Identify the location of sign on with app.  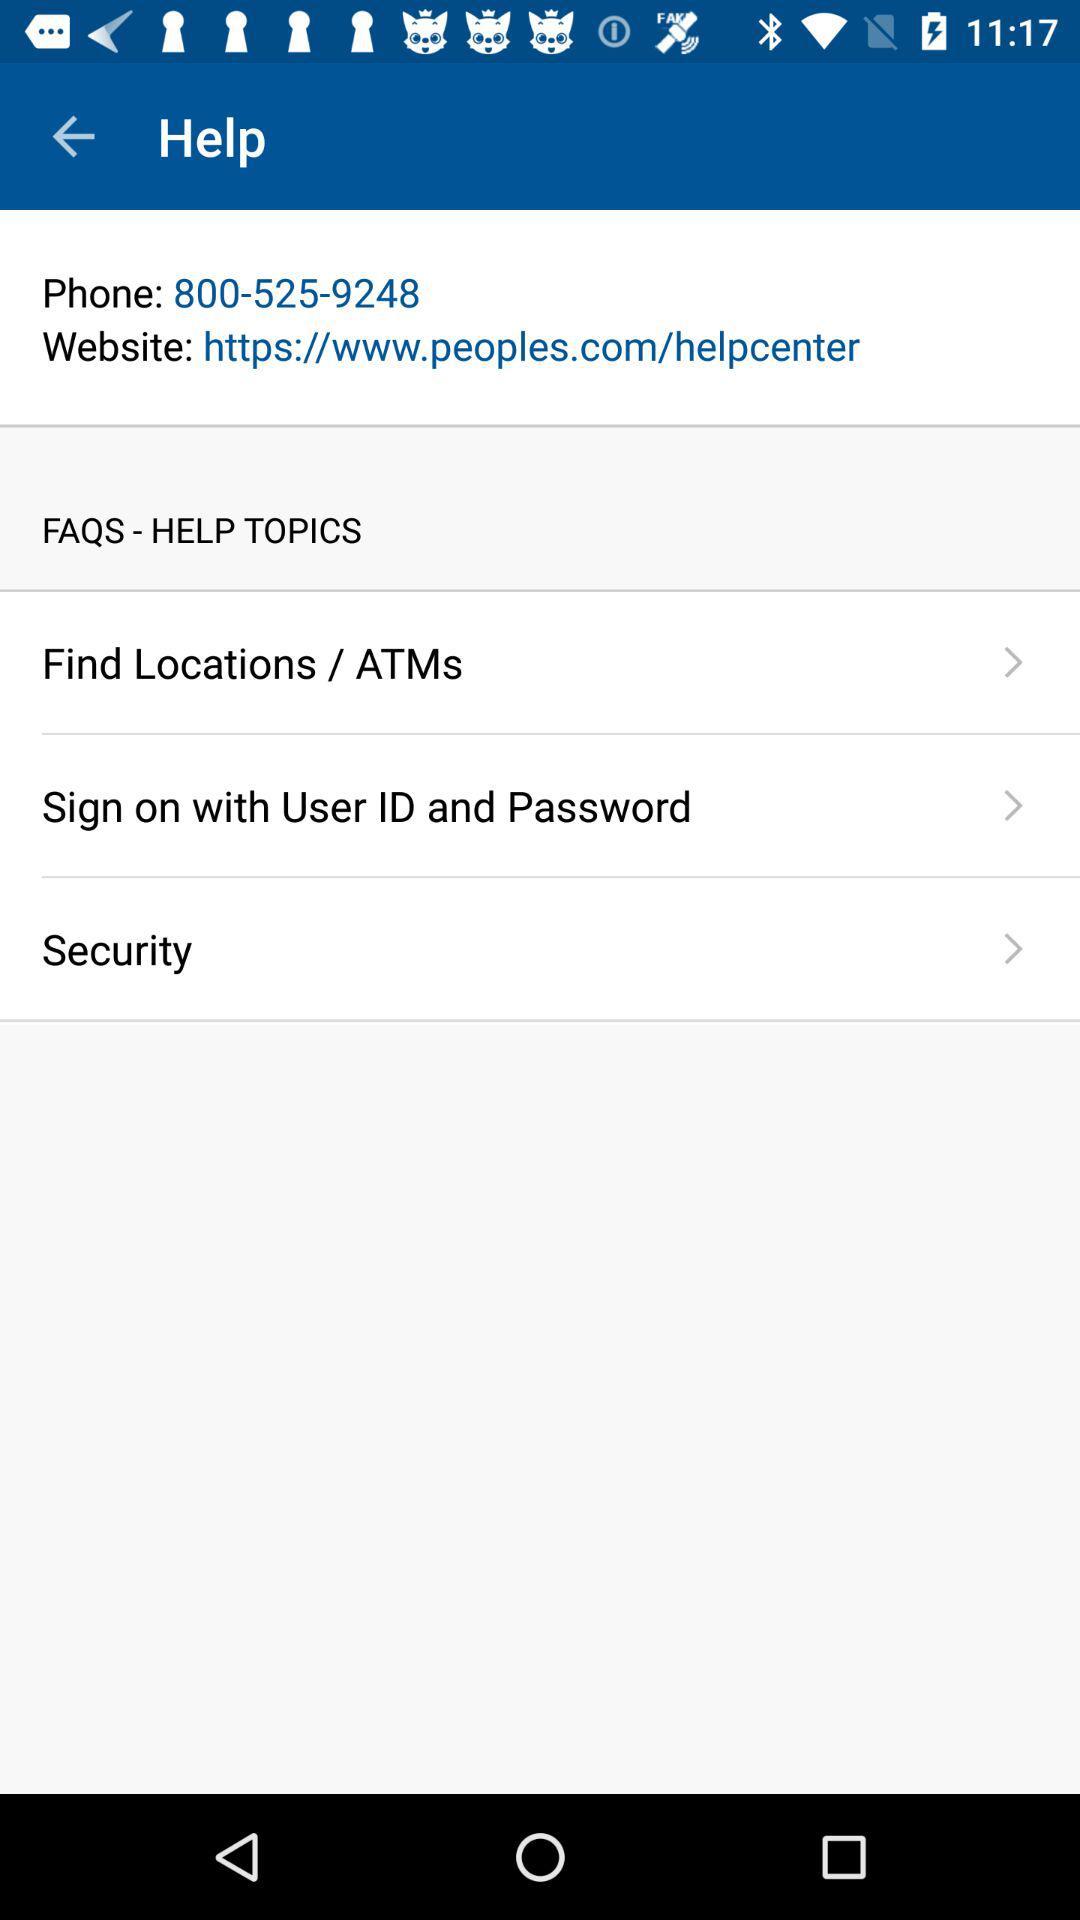
(494, 805).